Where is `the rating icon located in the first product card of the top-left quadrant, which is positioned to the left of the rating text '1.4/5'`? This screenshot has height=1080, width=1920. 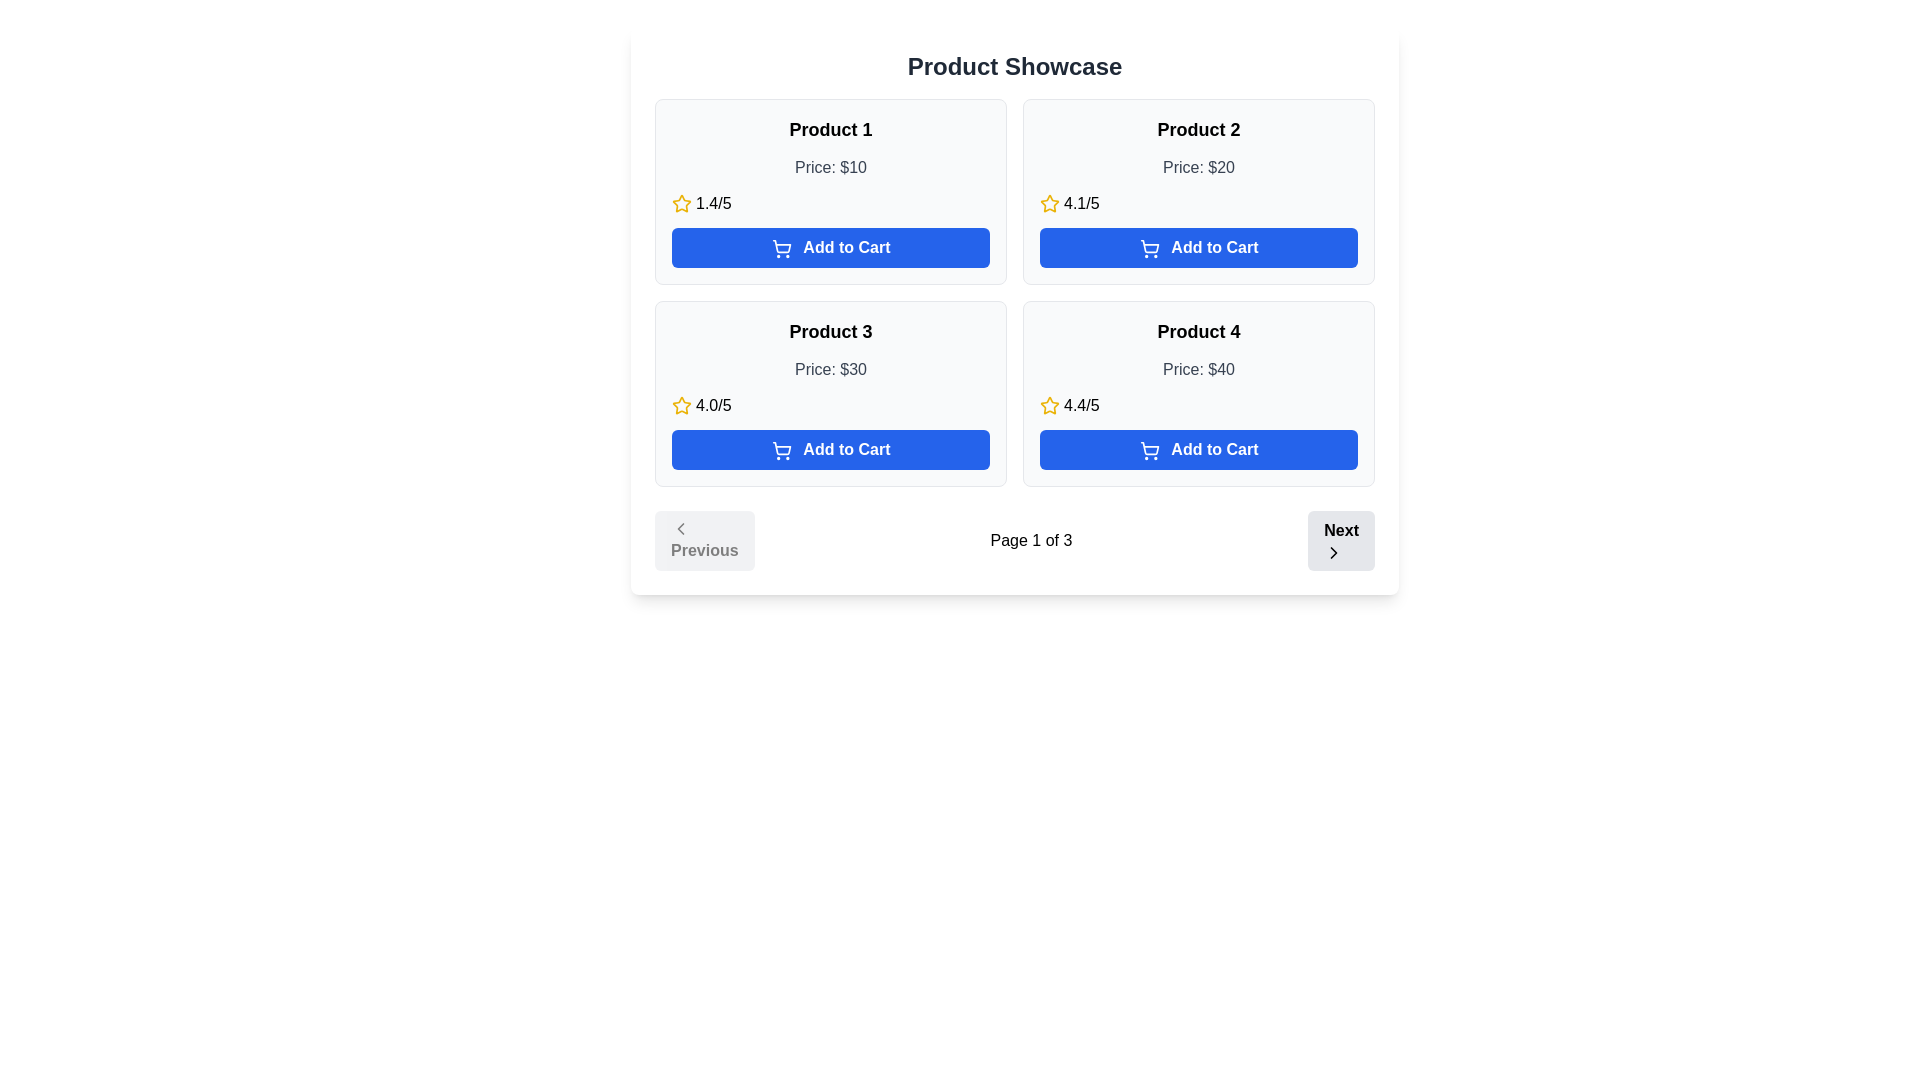
the rating icon located in the first product card of the top-left quadrant, which is positioned to the left of the rating text '1.4/5' is located at coordinates (681, 203).